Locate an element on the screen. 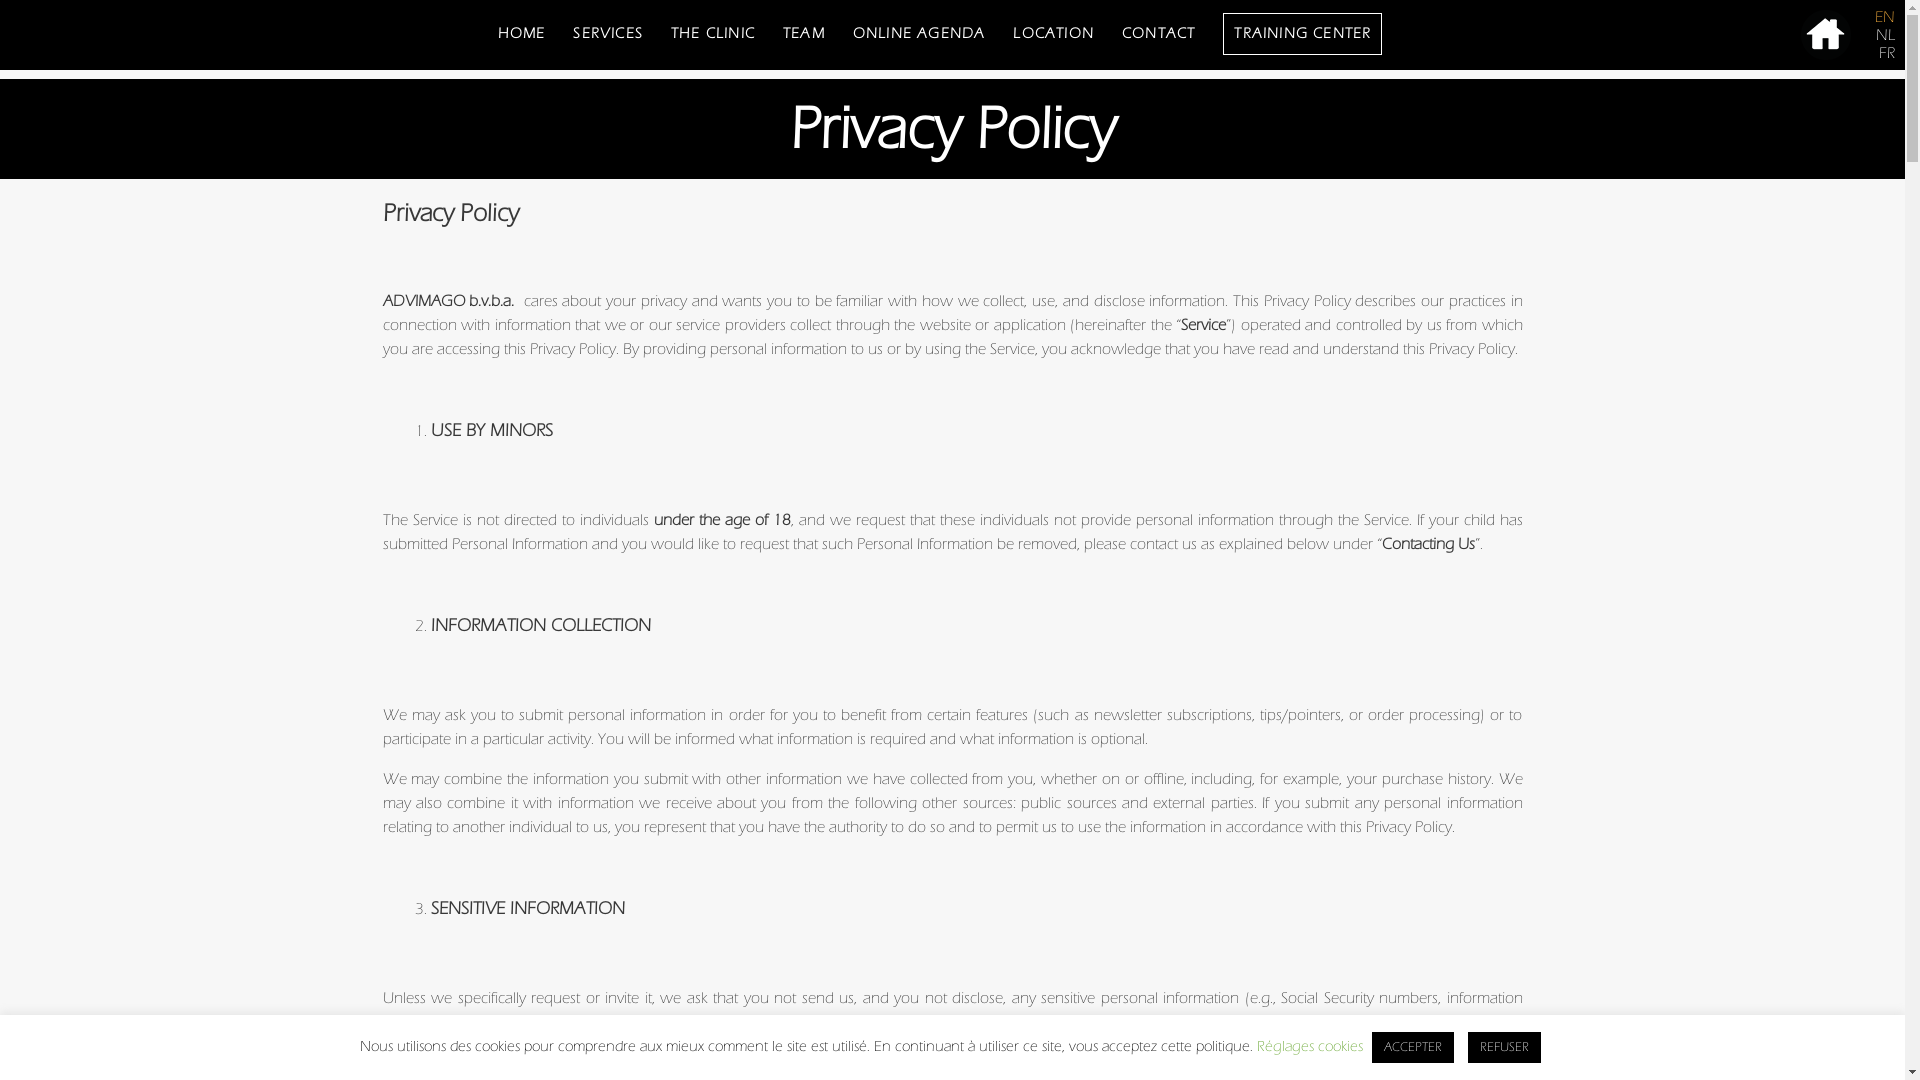 The width and height of the screenshot is (1920, 1080). 'SERVICES' is located at coordinates (607, 31).